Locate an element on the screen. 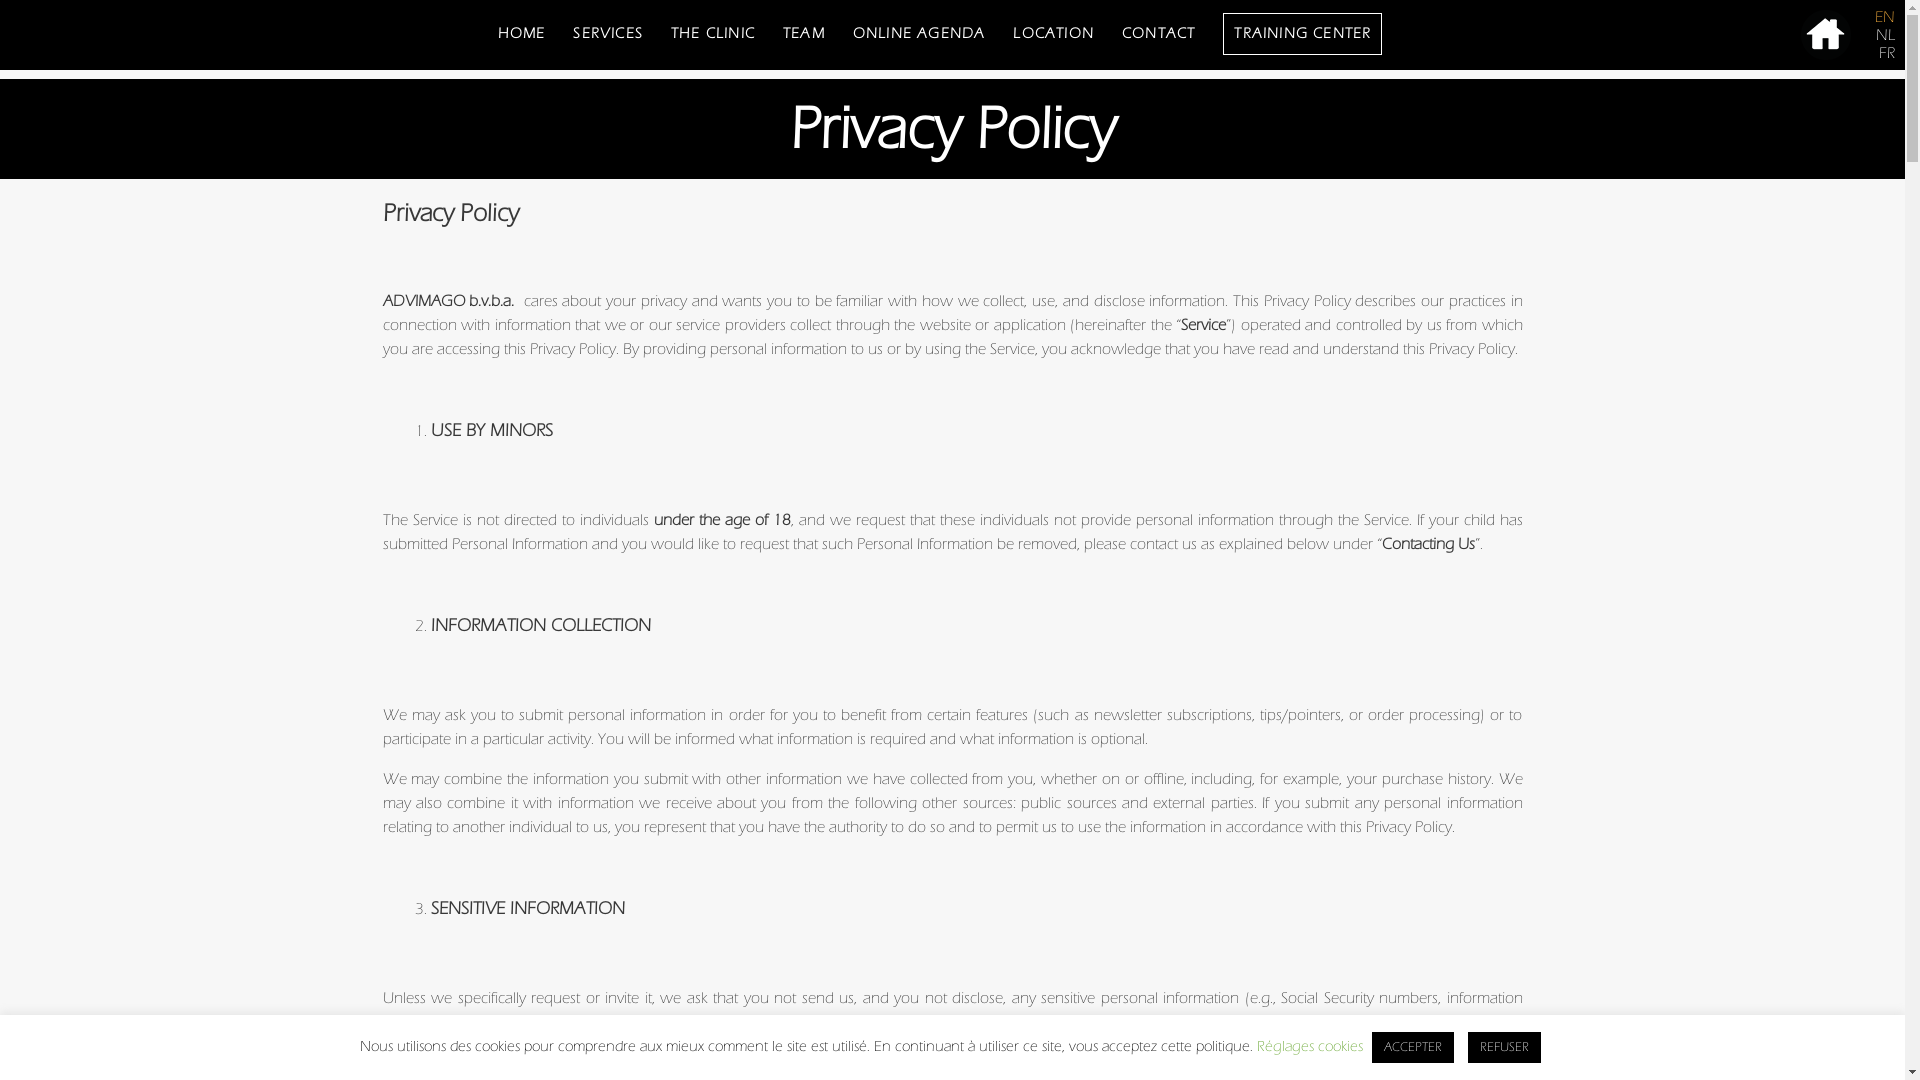 The width and height of the screenshot is (1920, 1080). 'SERVICES' is located at coordinates (607, 31).